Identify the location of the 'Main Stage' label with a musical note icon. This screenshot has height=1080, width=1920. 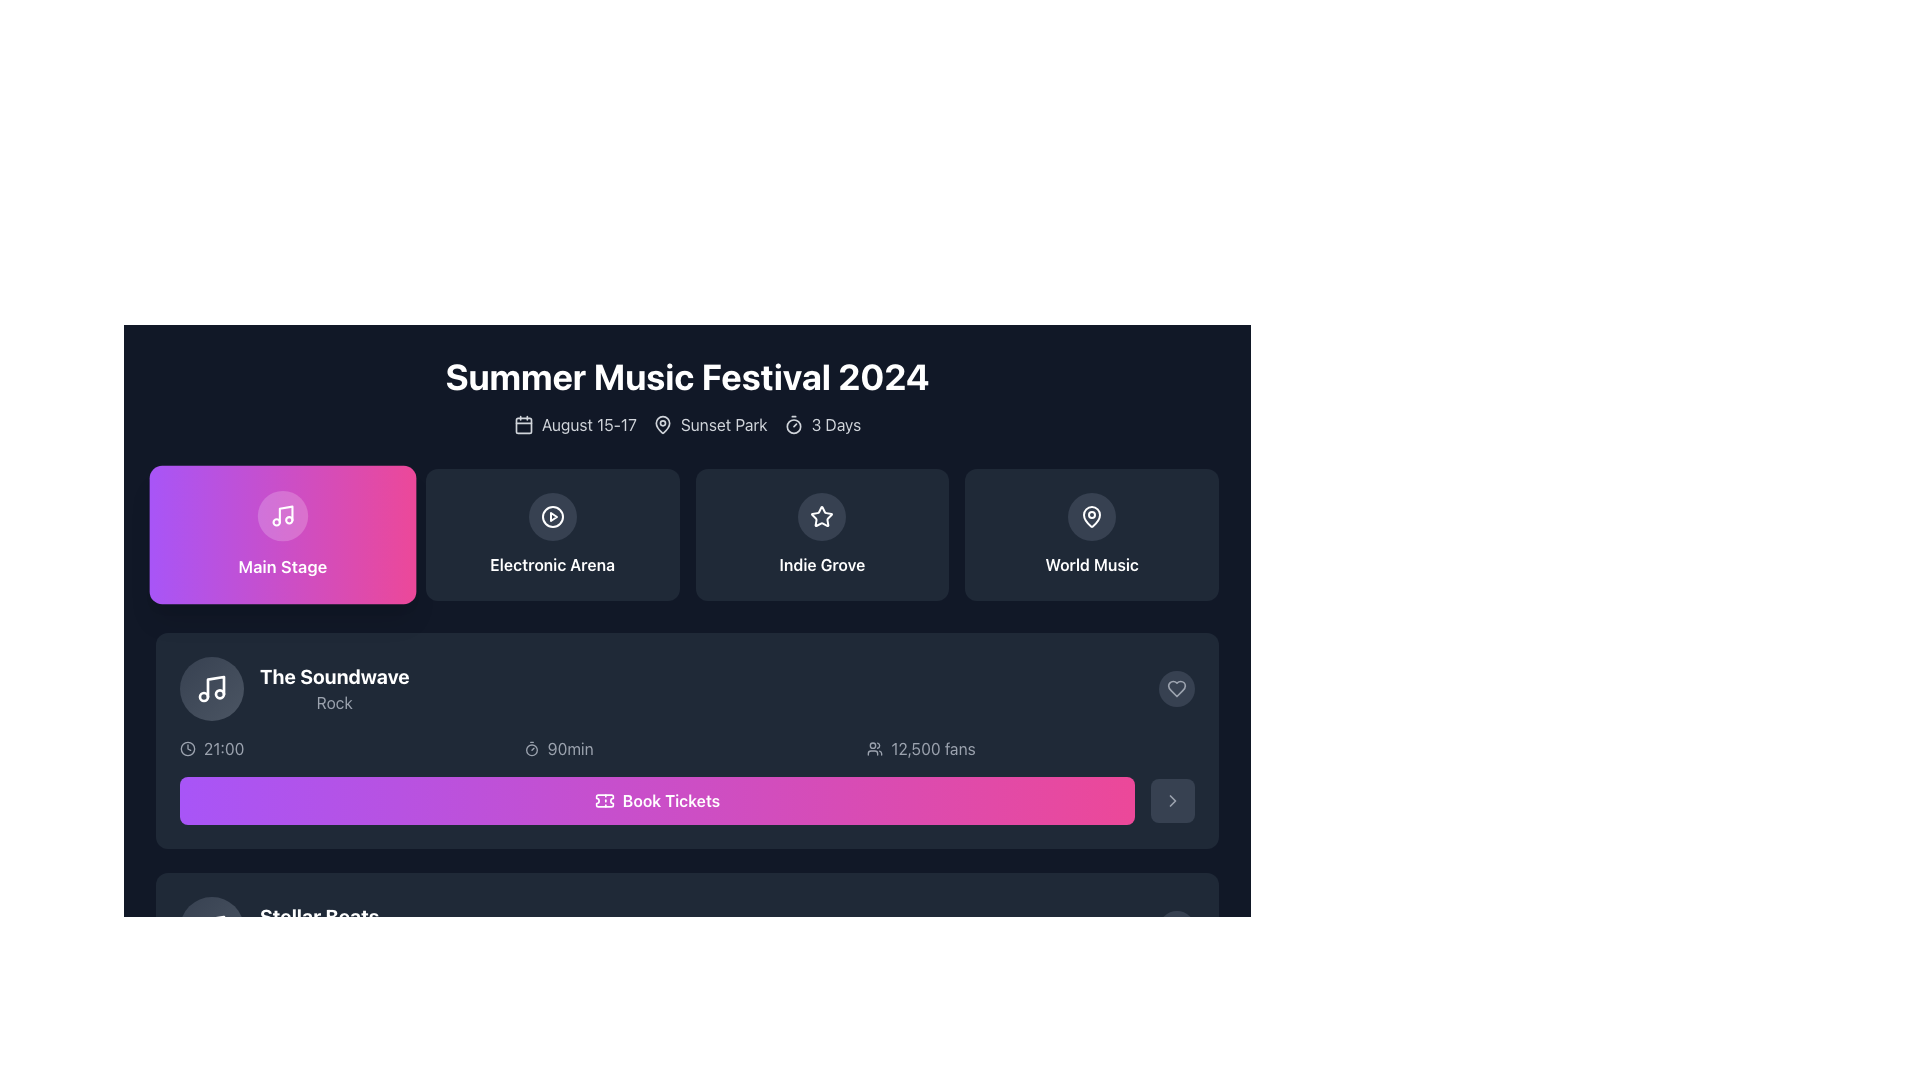
(281, 534).